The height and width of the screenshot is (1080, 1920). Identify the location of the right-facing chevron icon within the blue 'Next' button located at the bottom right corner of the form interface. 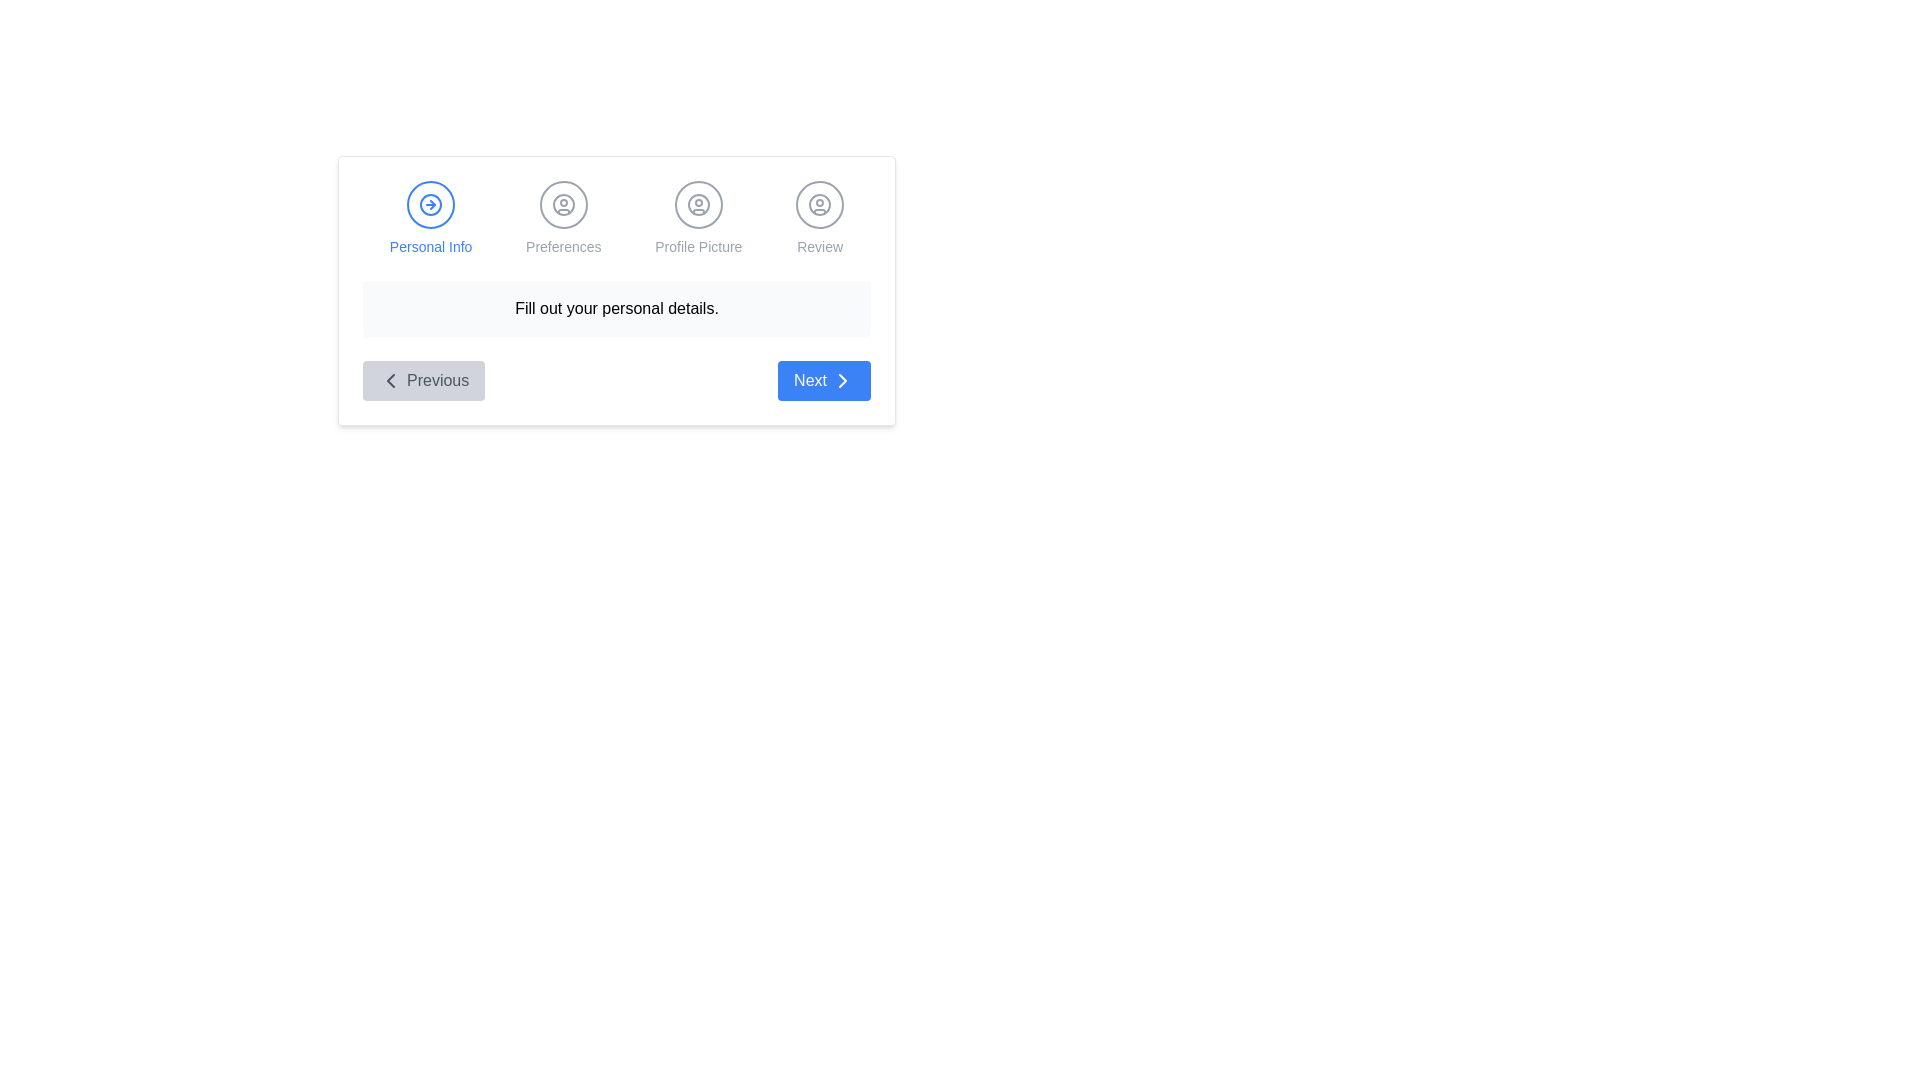
(843, 381).